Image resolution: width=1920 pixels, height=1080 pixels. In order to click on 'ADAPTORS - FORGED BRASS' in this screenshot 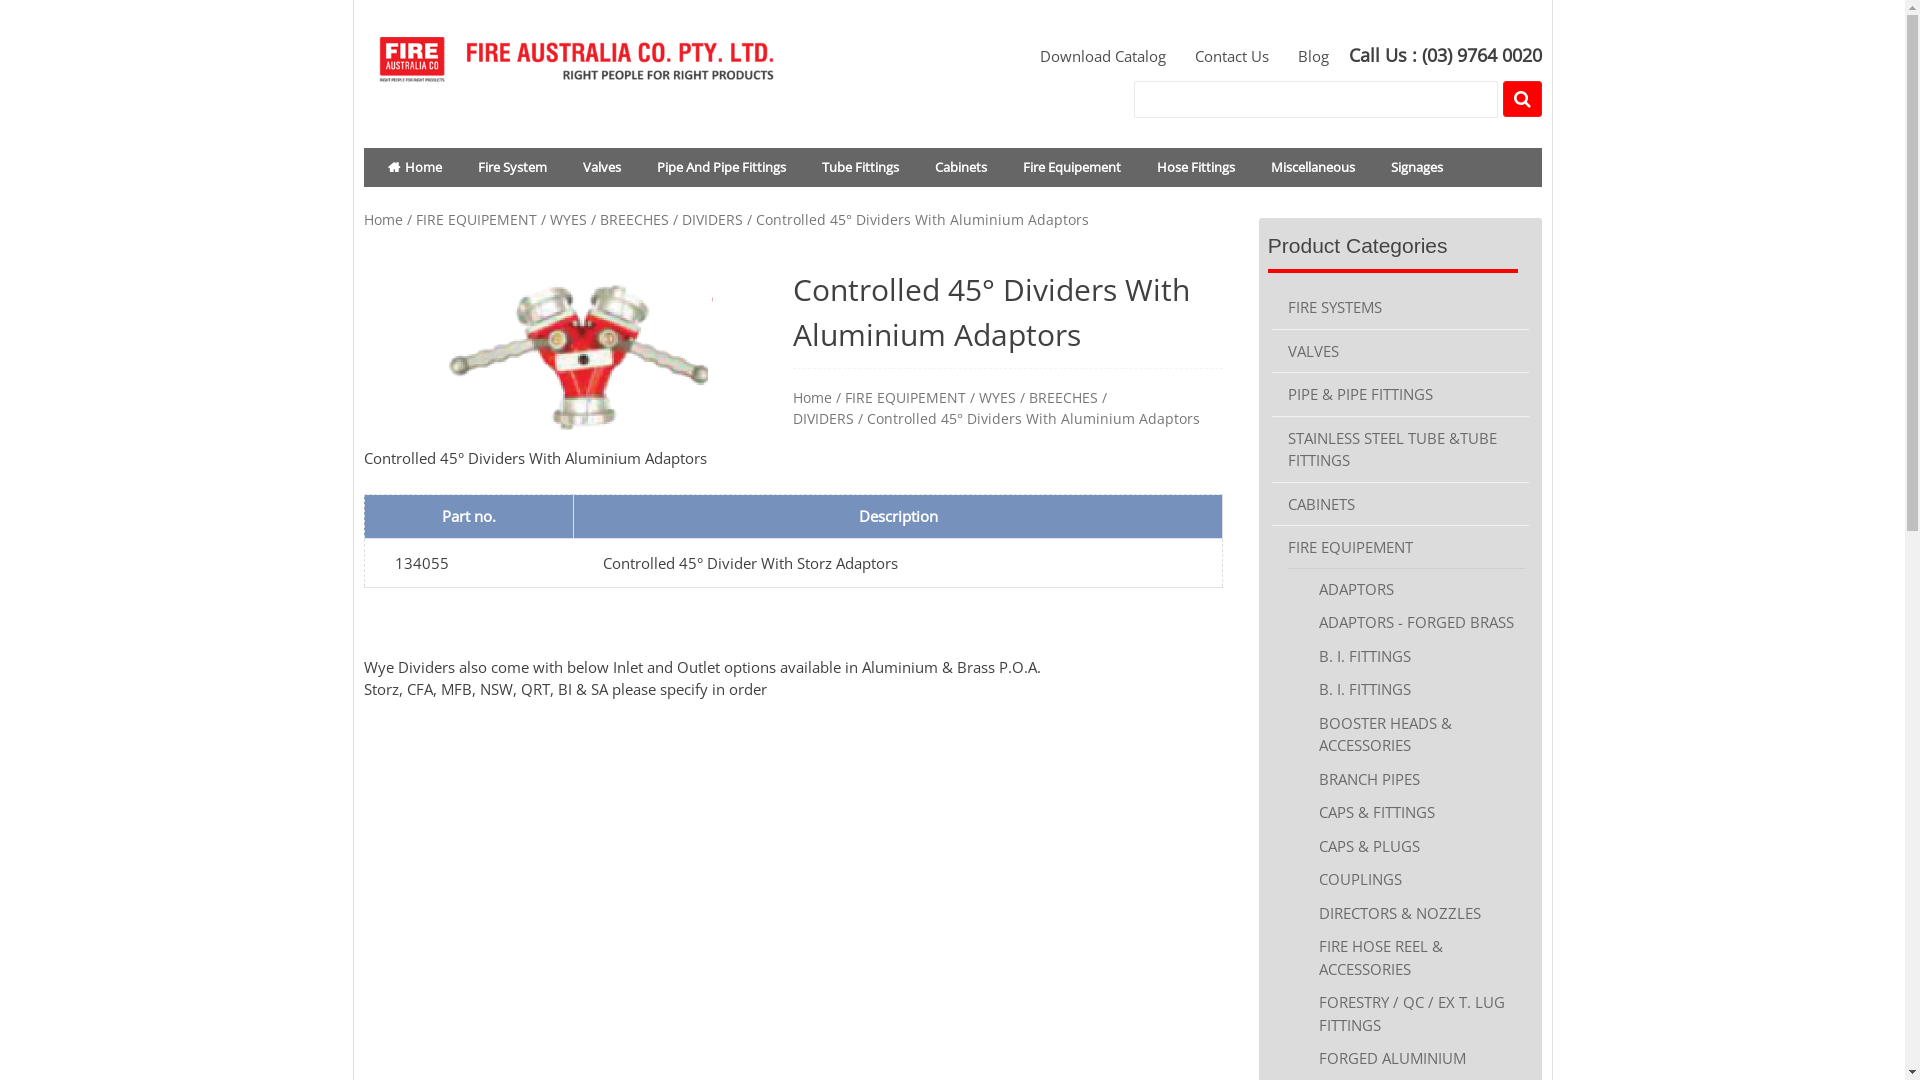, I will do `click(1415, 620)`.